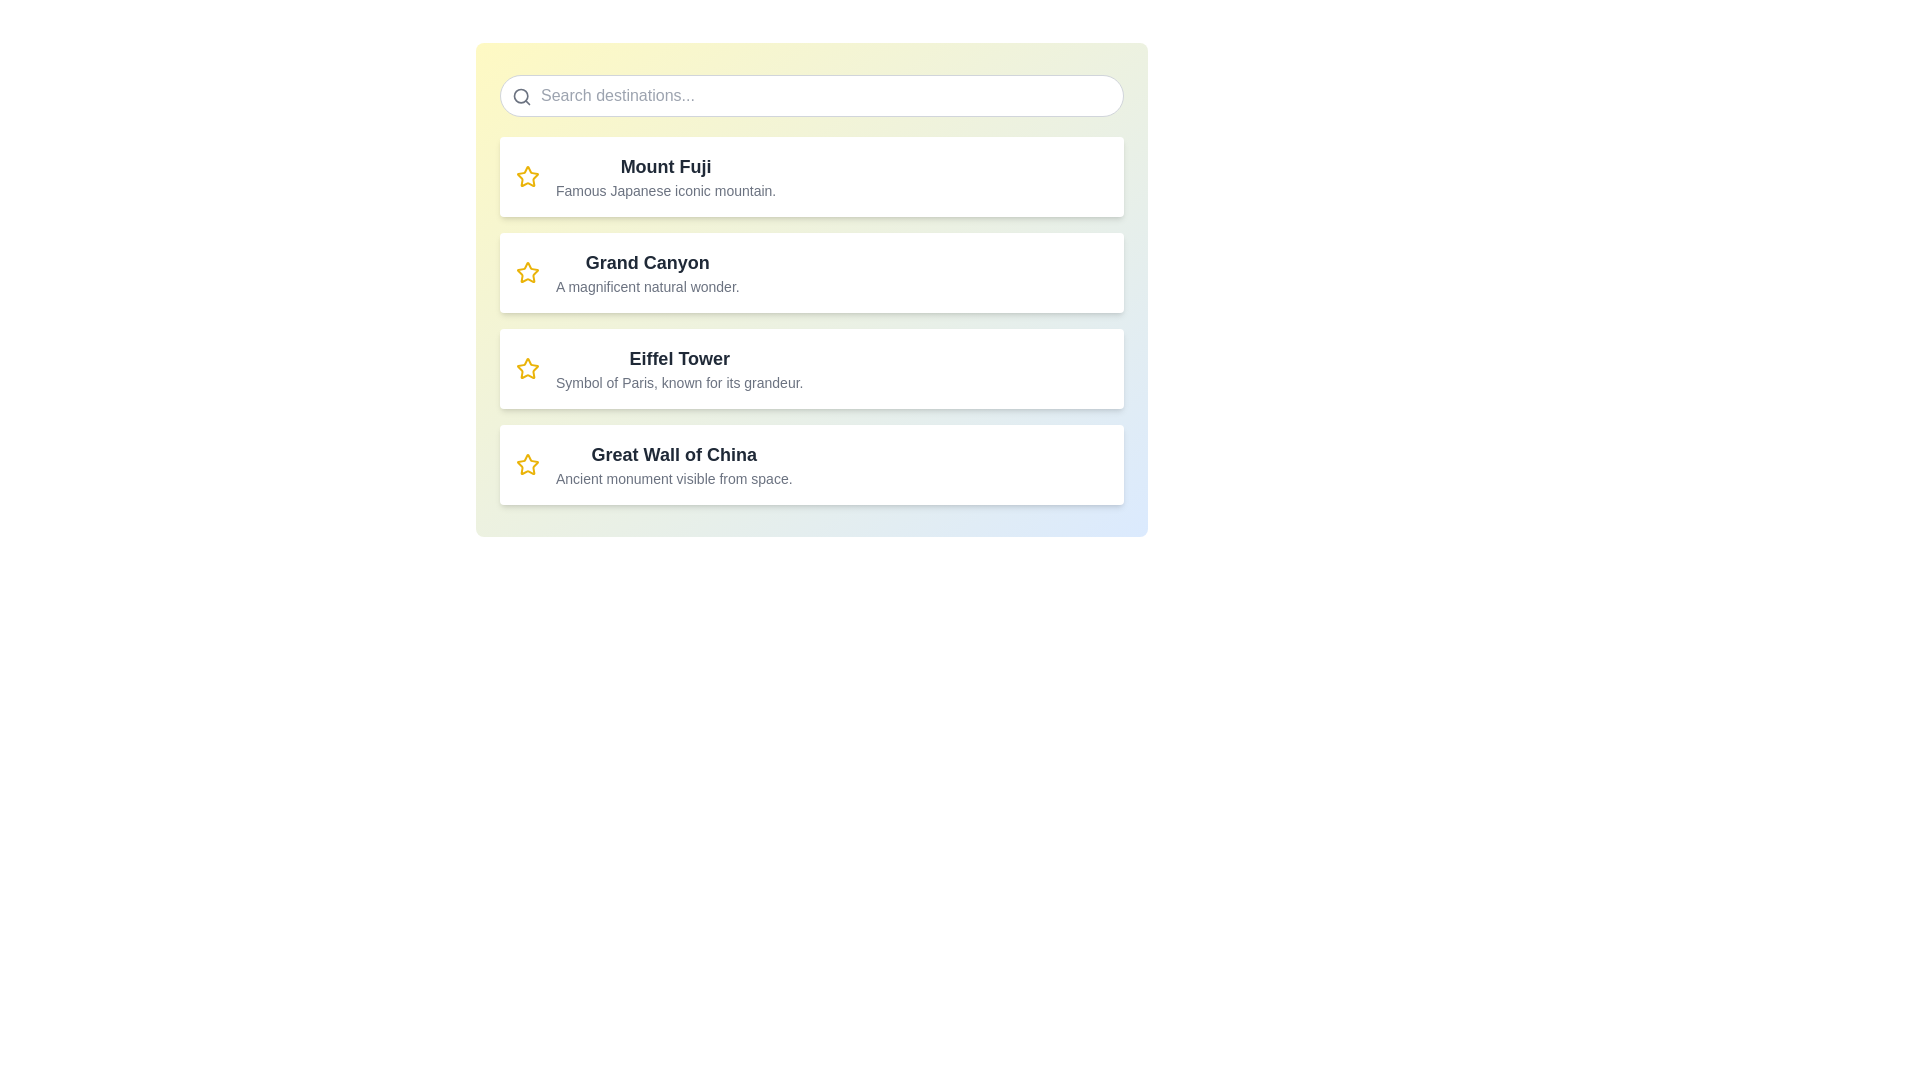 Image resolution: width=1920 pixels, height=1080 pixels. Describe the element at coordinates (666, 191) in the screenshot. I see `the static text label that reads 'Famous Japanese iconic mountain', which is styled in a smaller gray font and positioned directly below the title 'Mount Fuji'` at that location.